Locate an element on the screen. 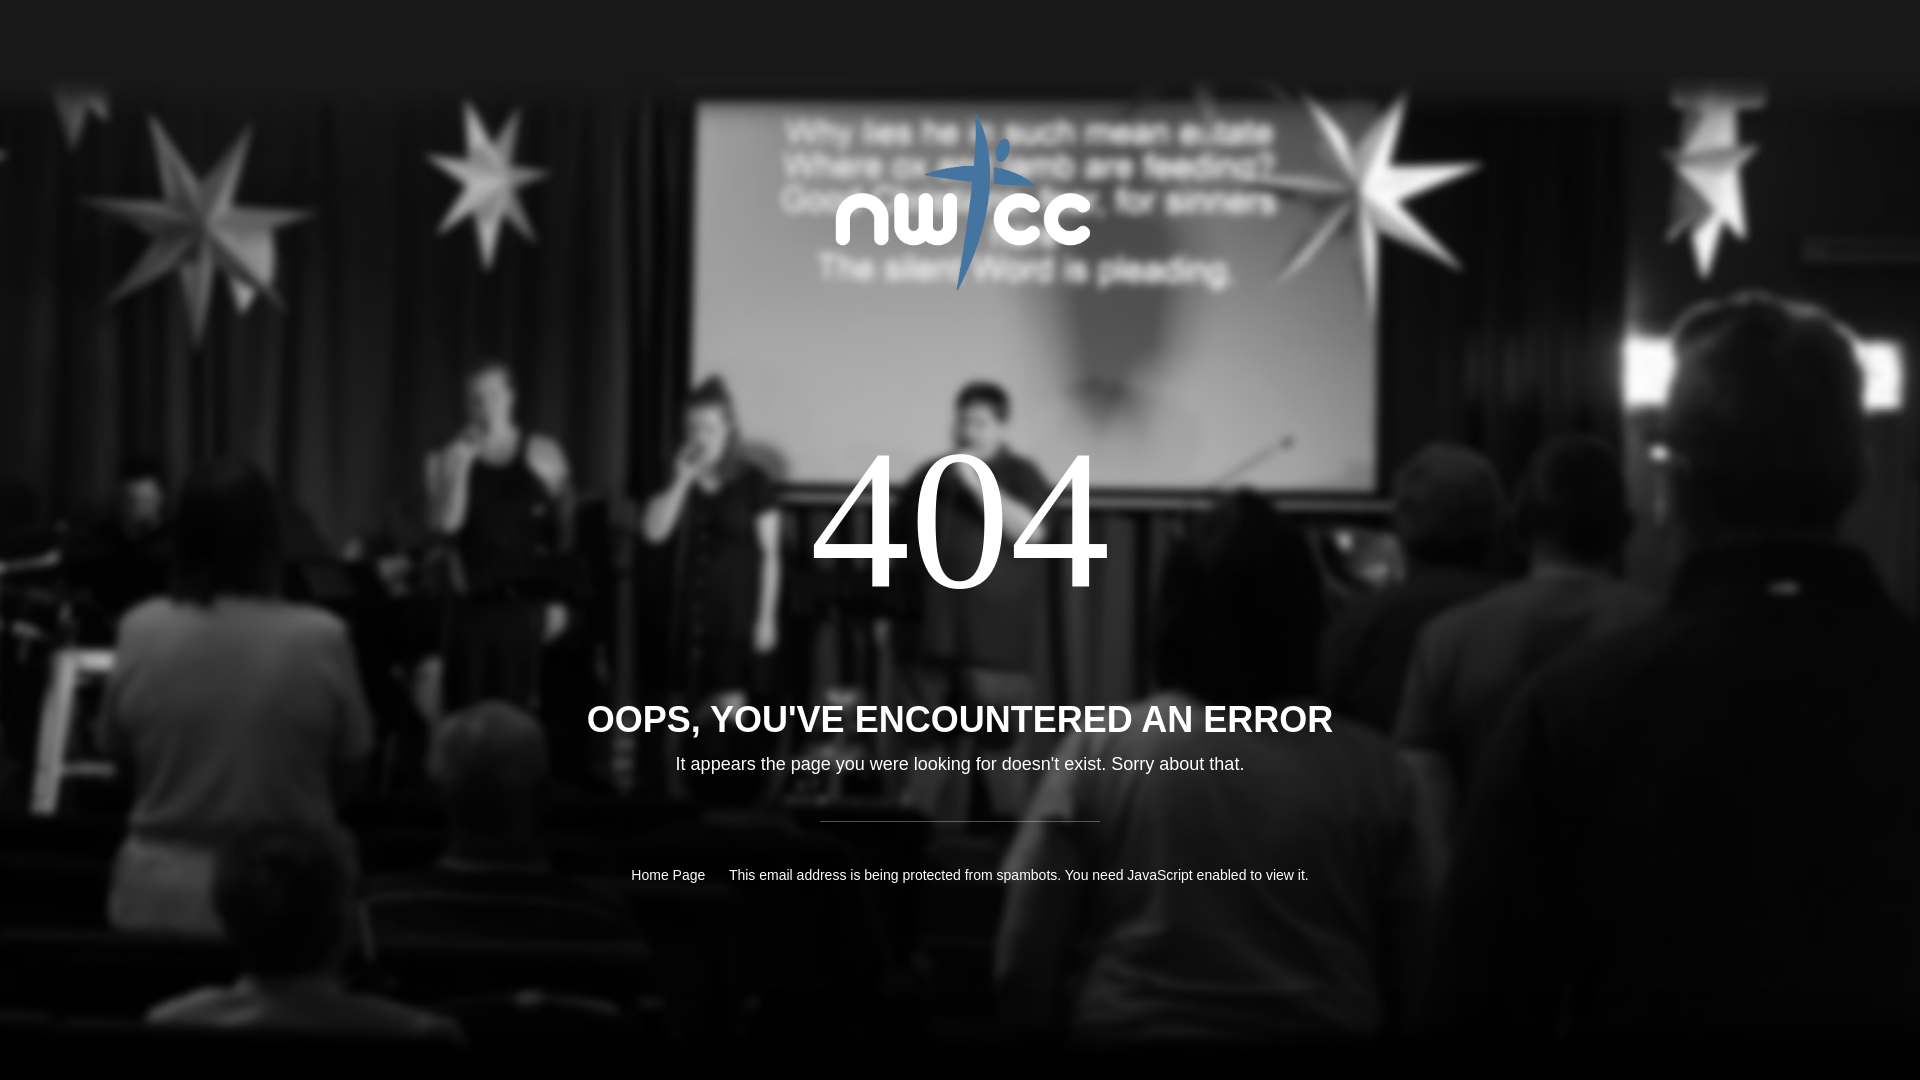  'Home Page' is located at coordinates (667, 874).